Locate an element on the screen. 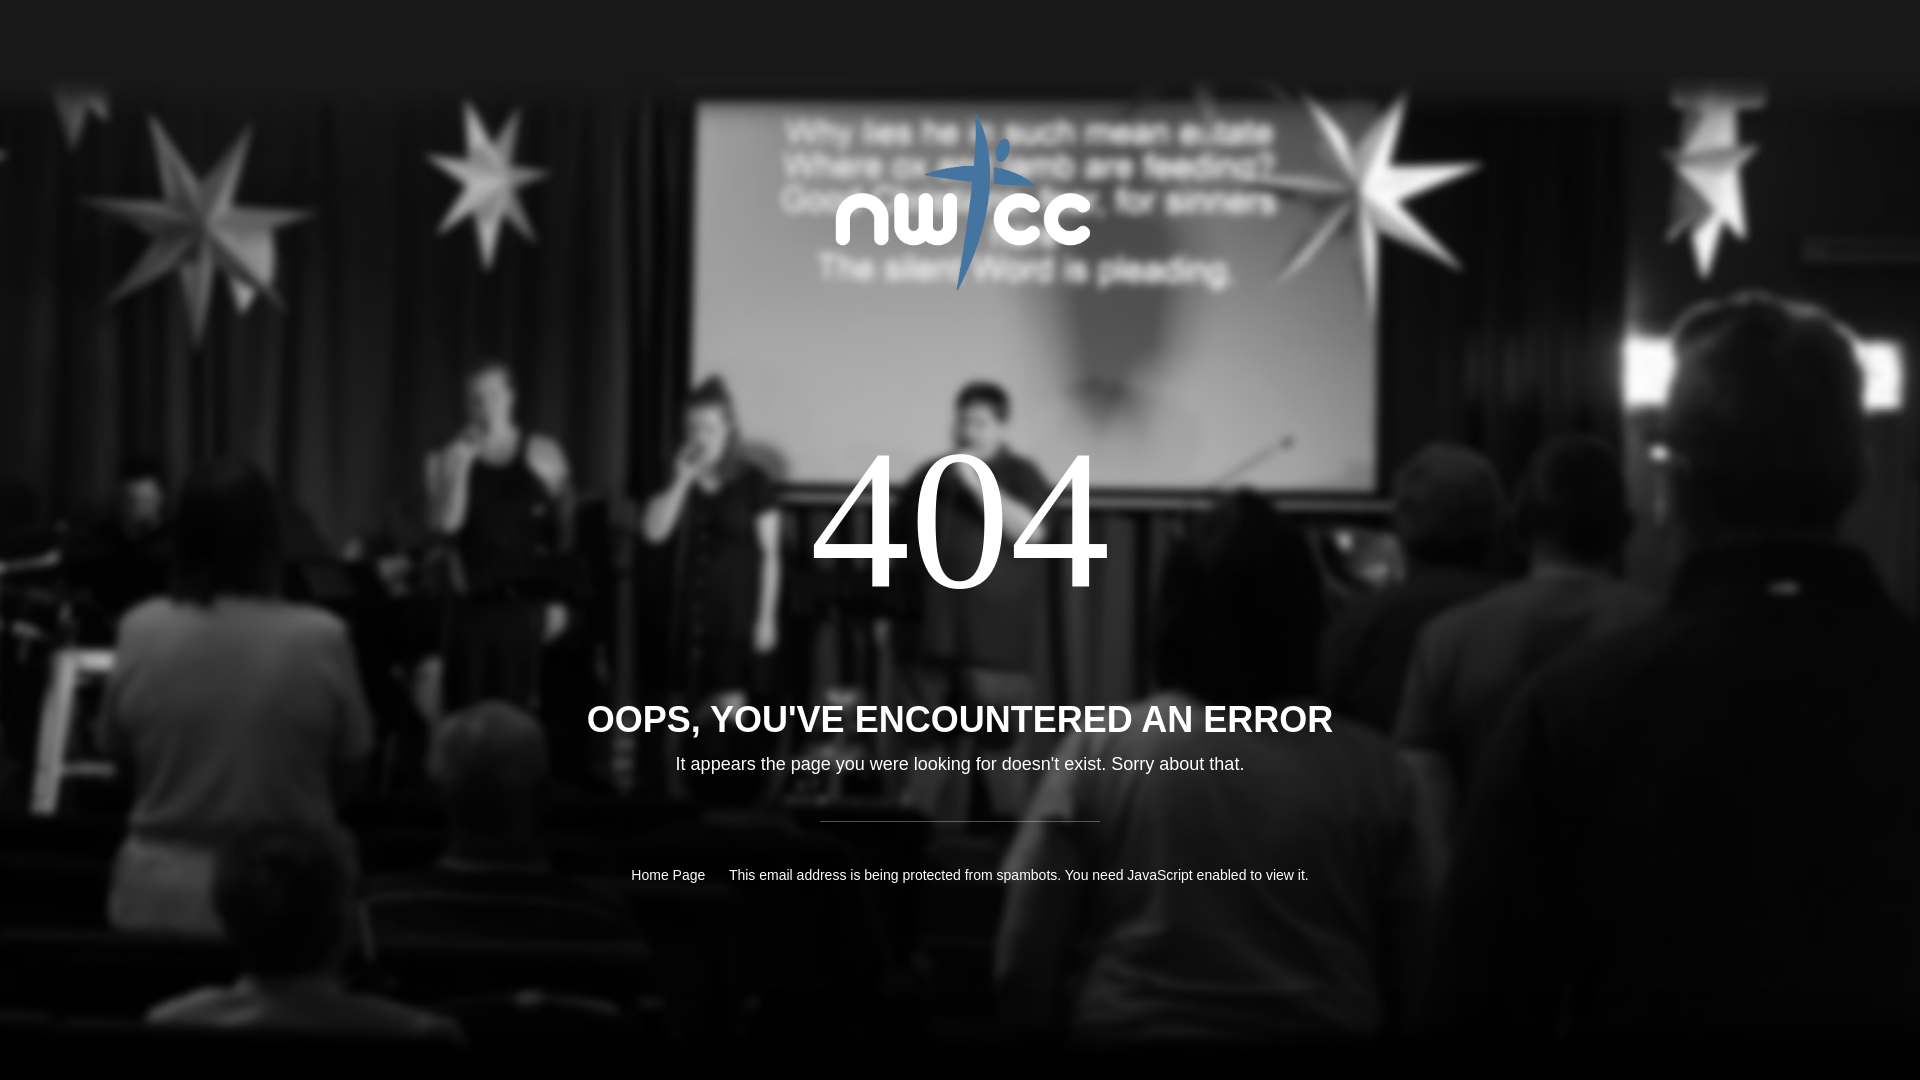  'Home Page' is located at coordinates (667, 874).